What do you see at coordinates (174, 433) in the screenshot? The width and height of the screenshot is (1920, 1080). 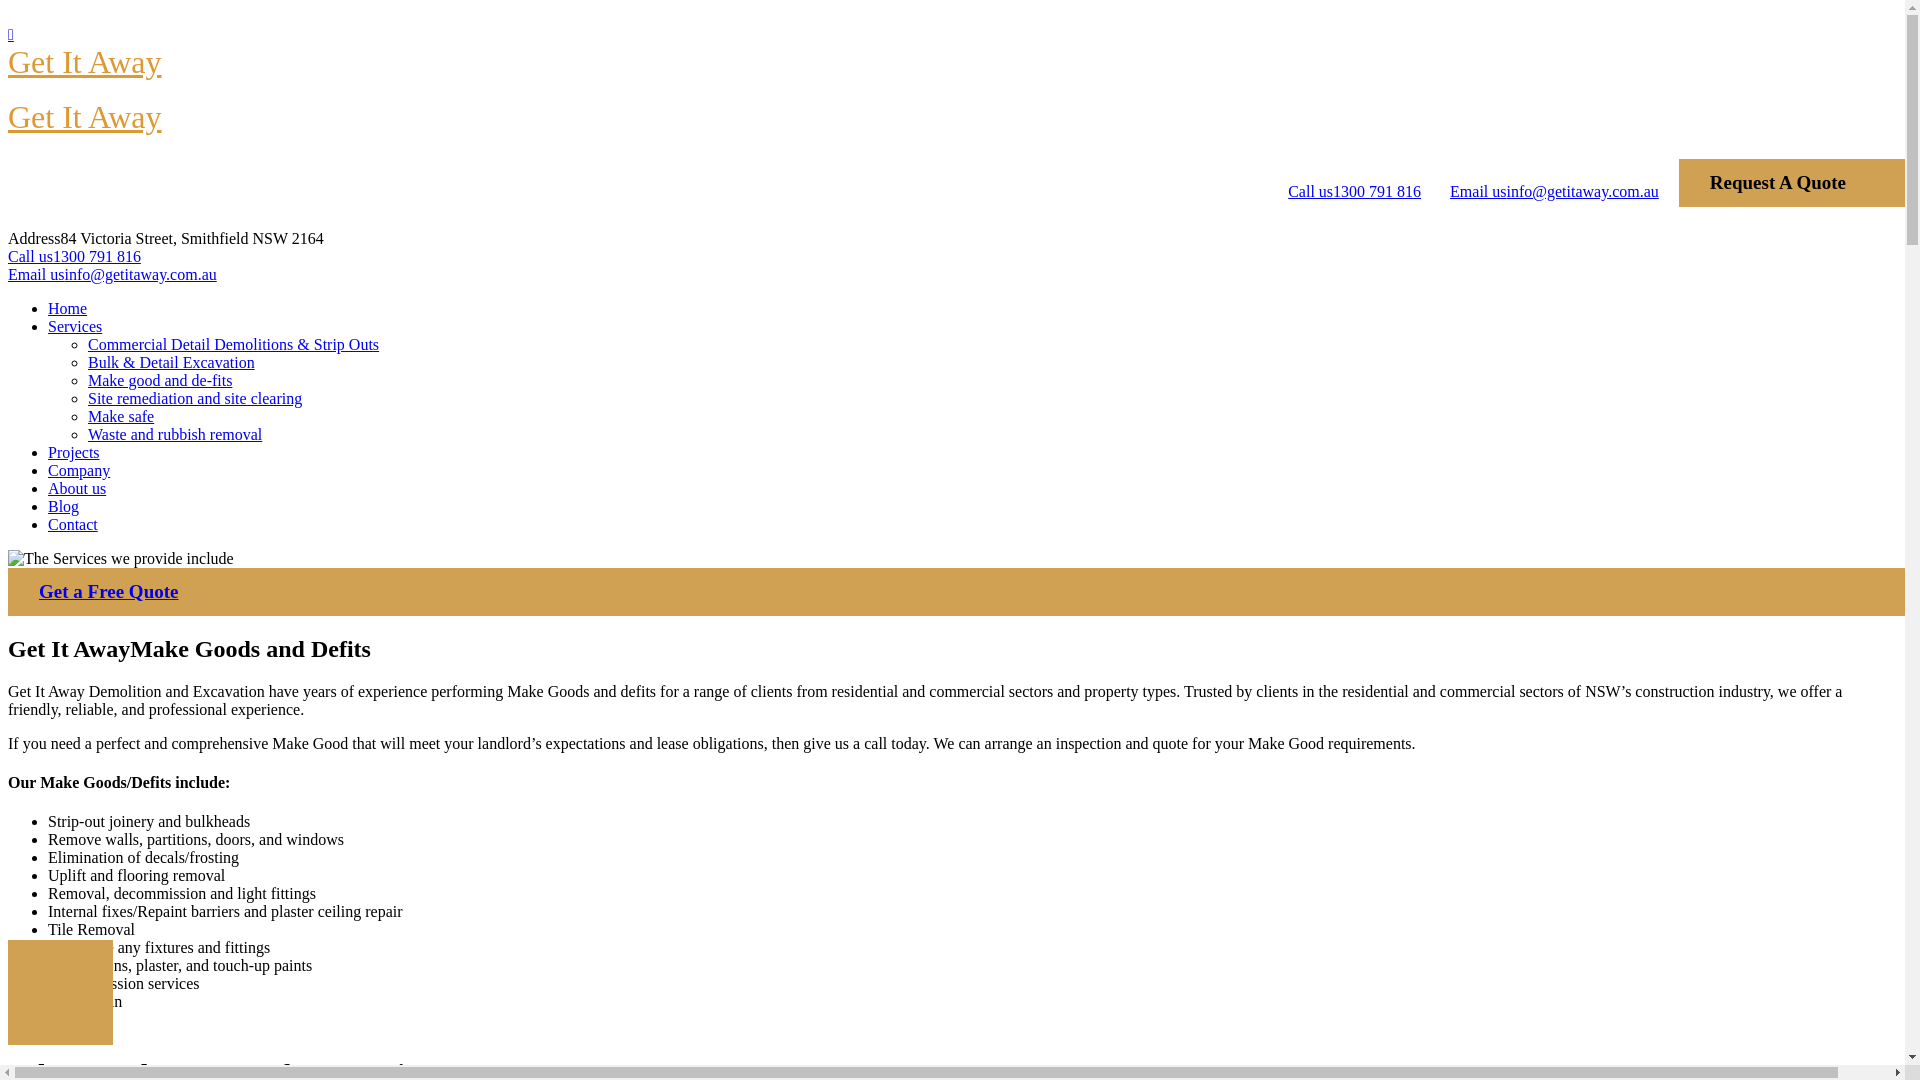 I see `'Waste and rubbish removal'` at bounding box center [174, 433].